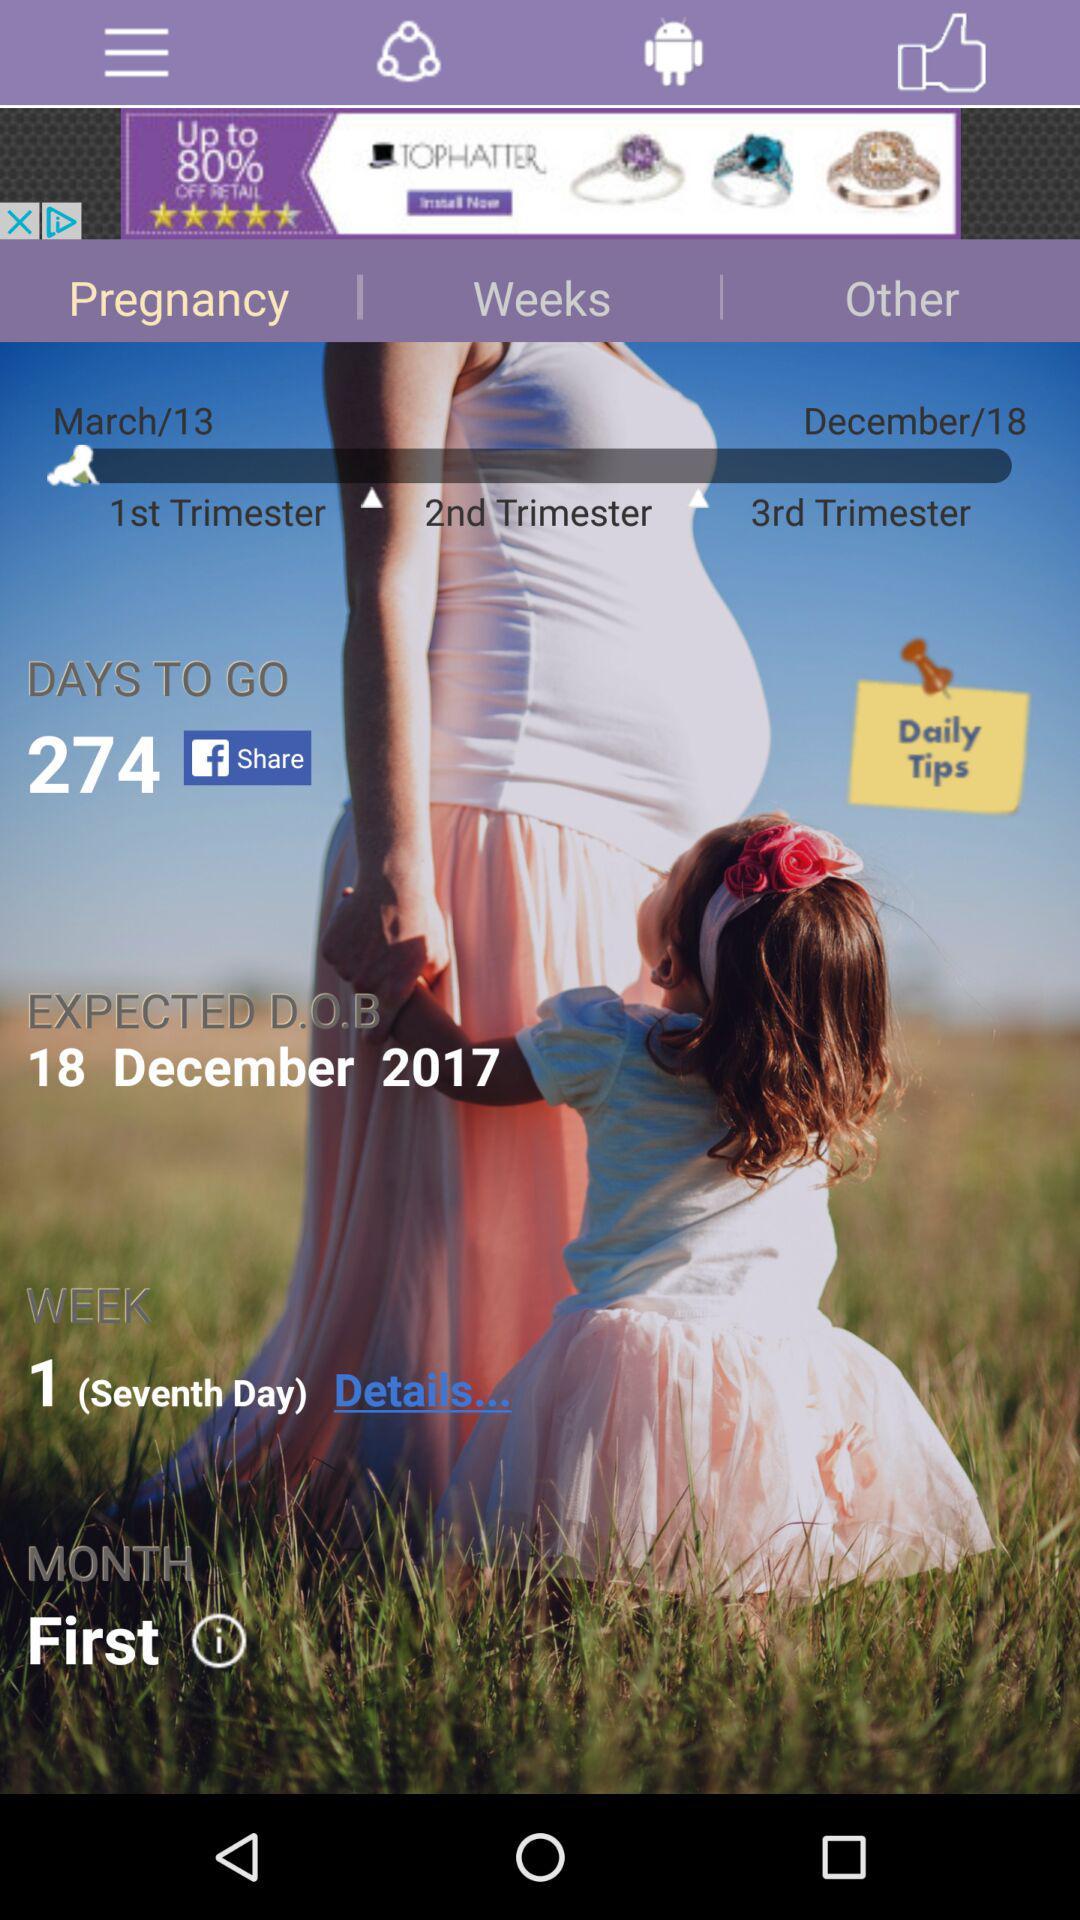 The image size is (1080, 1920). What do you see at coordinates (941, 52) in the screenshot?
I see `win option` at bounding box center [941, 52].